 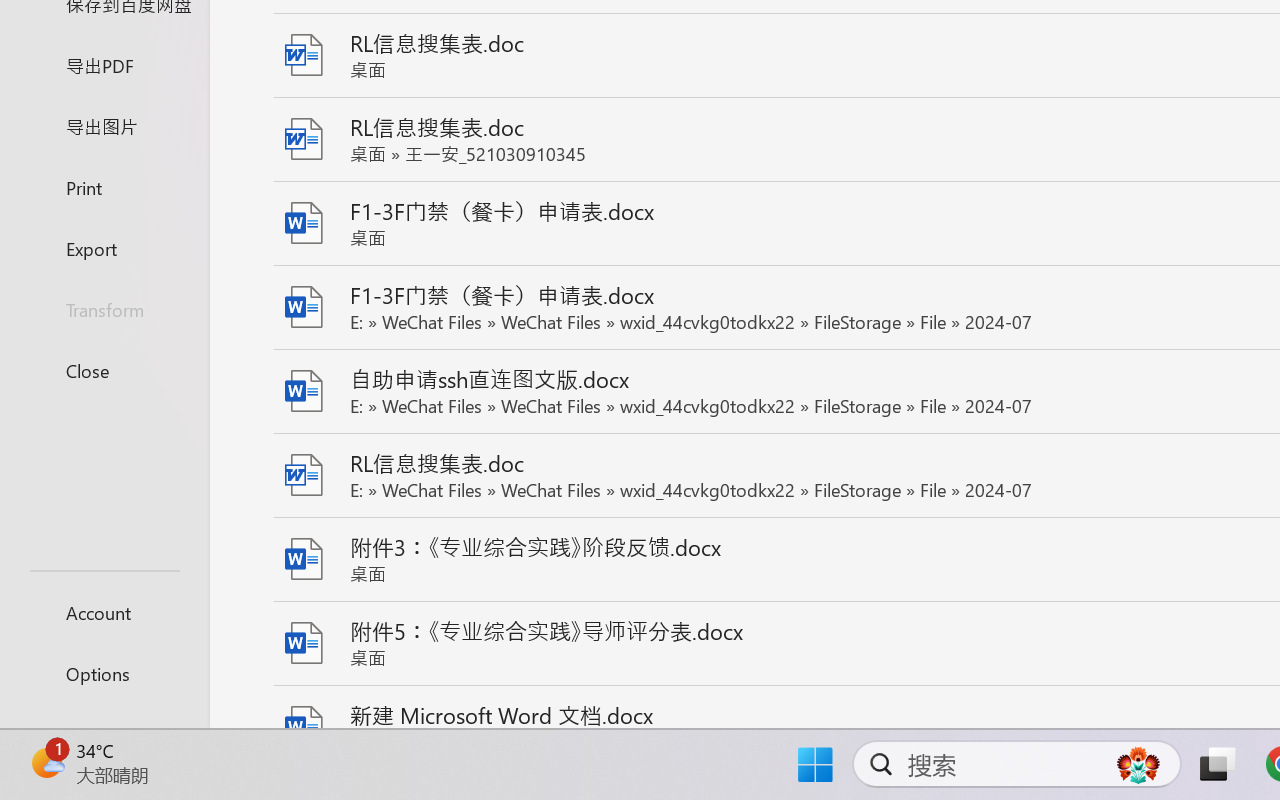 I want to click on 'Print', so click(x=103, y=186).